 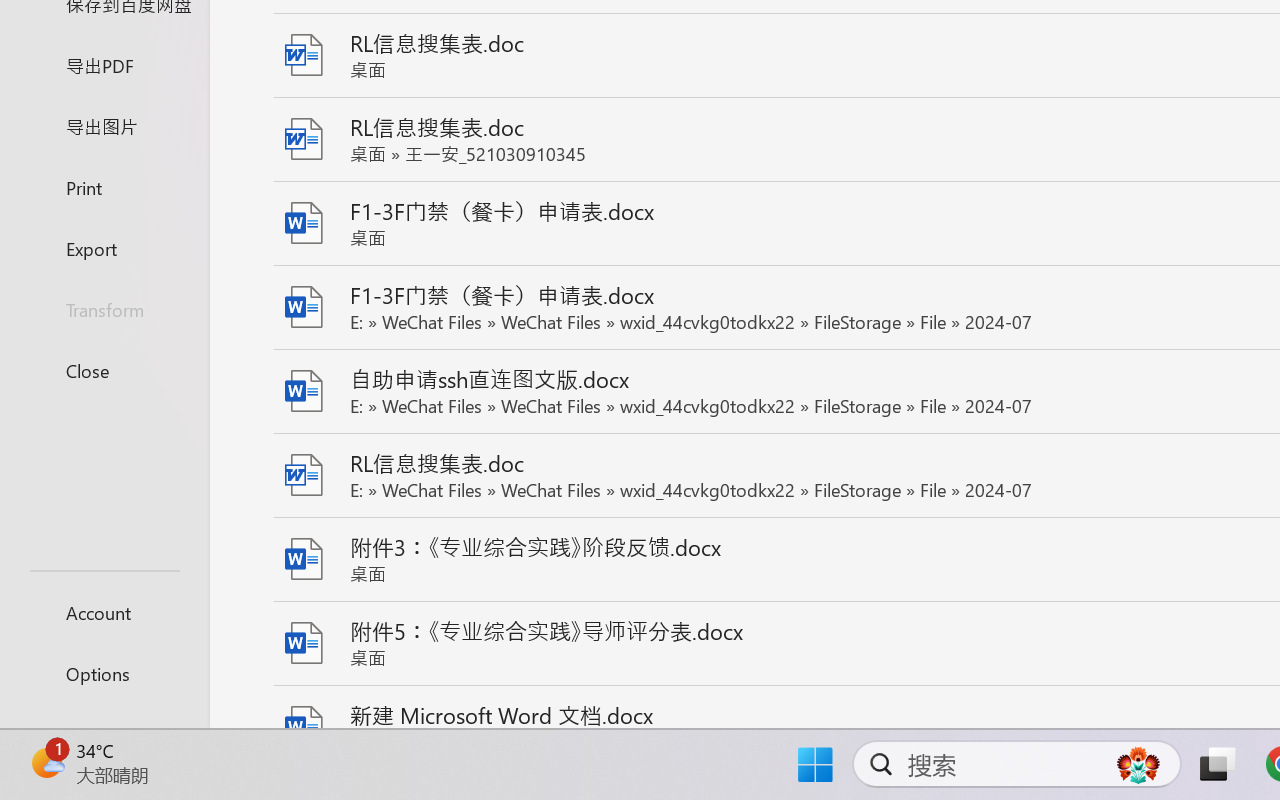 I want to click on 'Print', so click(x=103, y=186).